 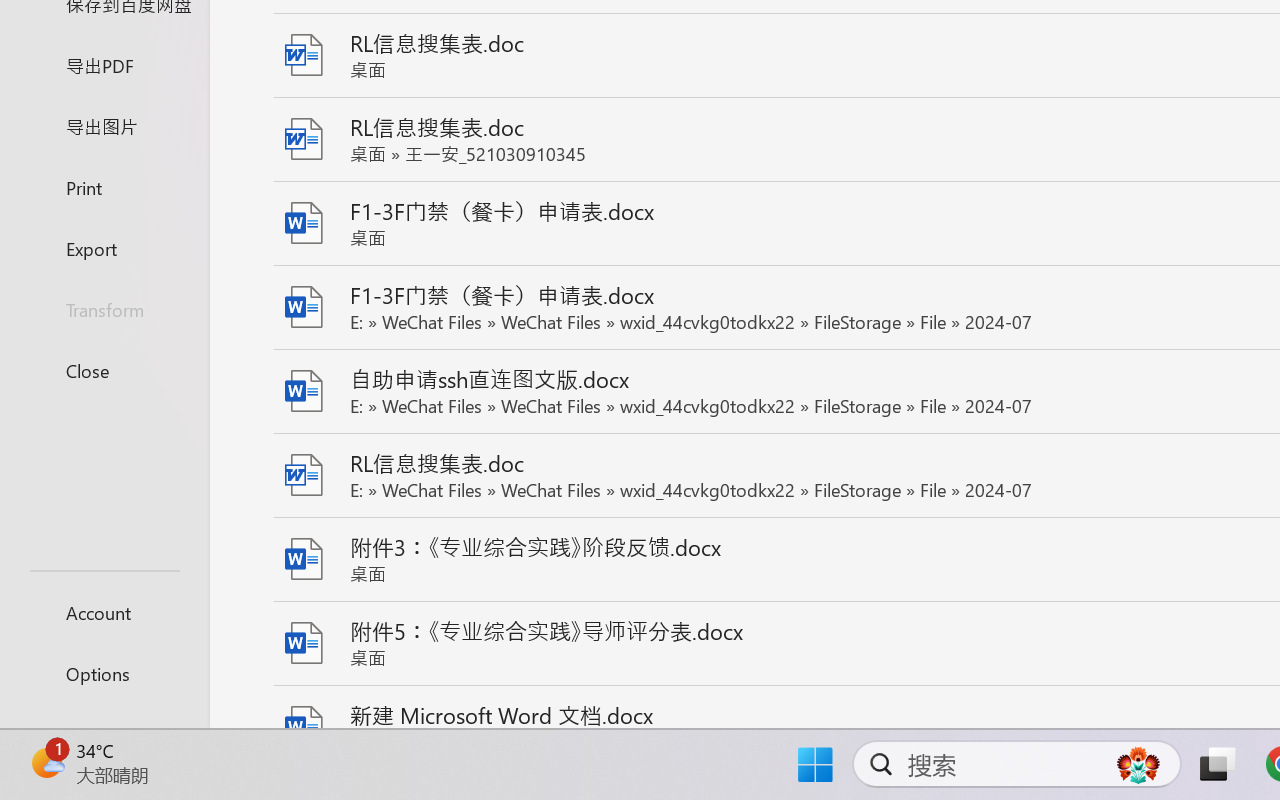 I want to click on 'Print', so click(x=103, y=186).